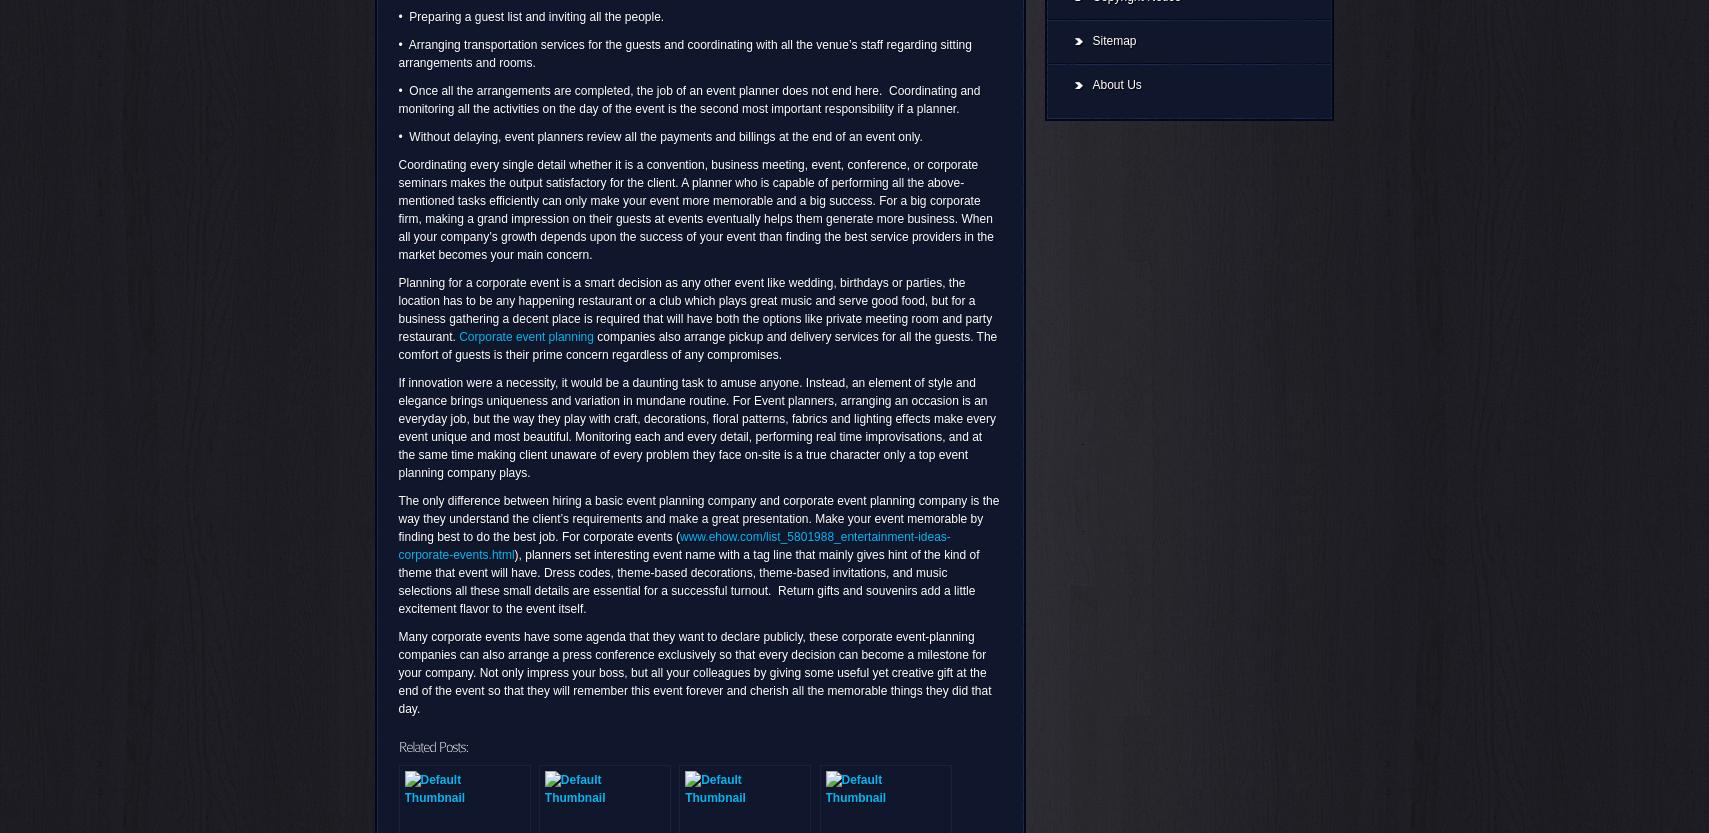  I want to click on 'Coordinating every single detail whether it is a convention, business meeting, event, conference, or corporate seminars makes the output satisfactory for the client. A planner who is capable of performing all the above-mentioned tasks efficiently can only make your event more memorable and a big success. For a big corporate firm, making a grand impression on their guests at events eventually helps them generate more business. When all your company’s growth depends upon the success of your event than finding the best service providers in the market becomes your main concern.', so click(694, 208).